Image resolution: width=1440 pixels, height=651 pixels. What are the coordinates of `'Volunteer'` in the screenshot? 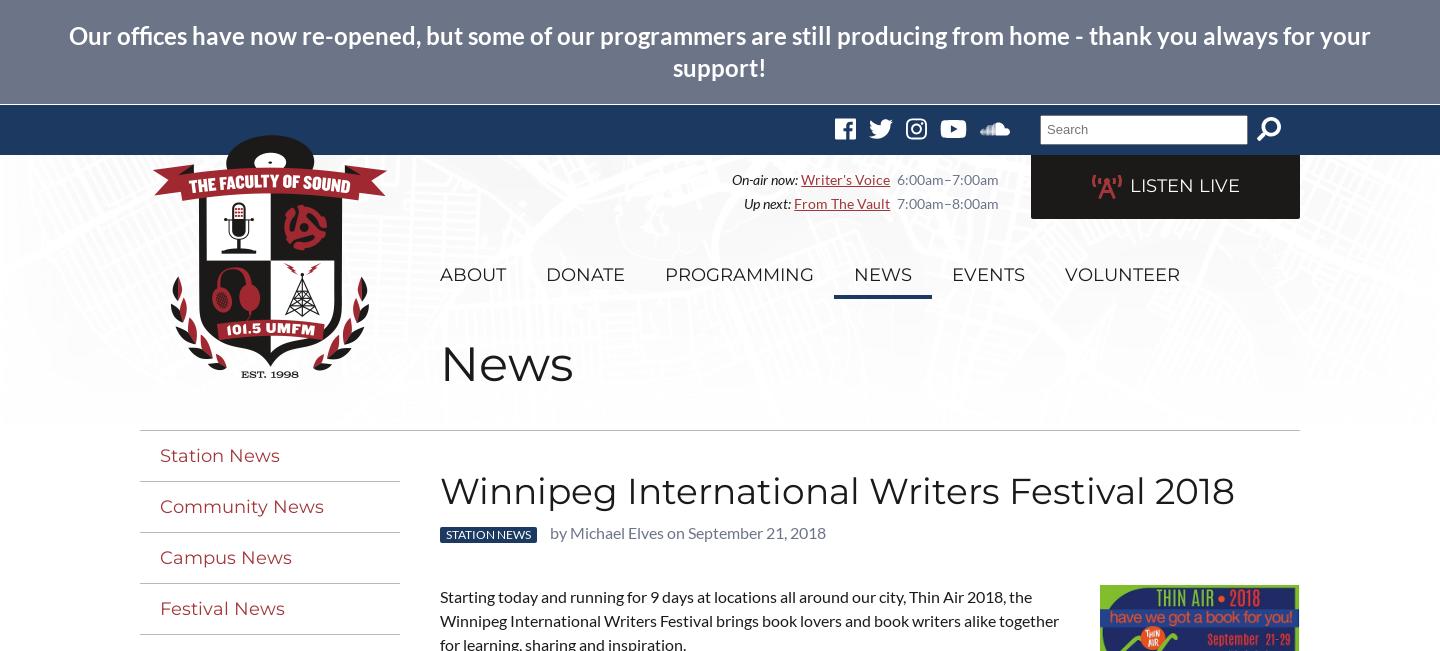 It's located at (1065, 274).